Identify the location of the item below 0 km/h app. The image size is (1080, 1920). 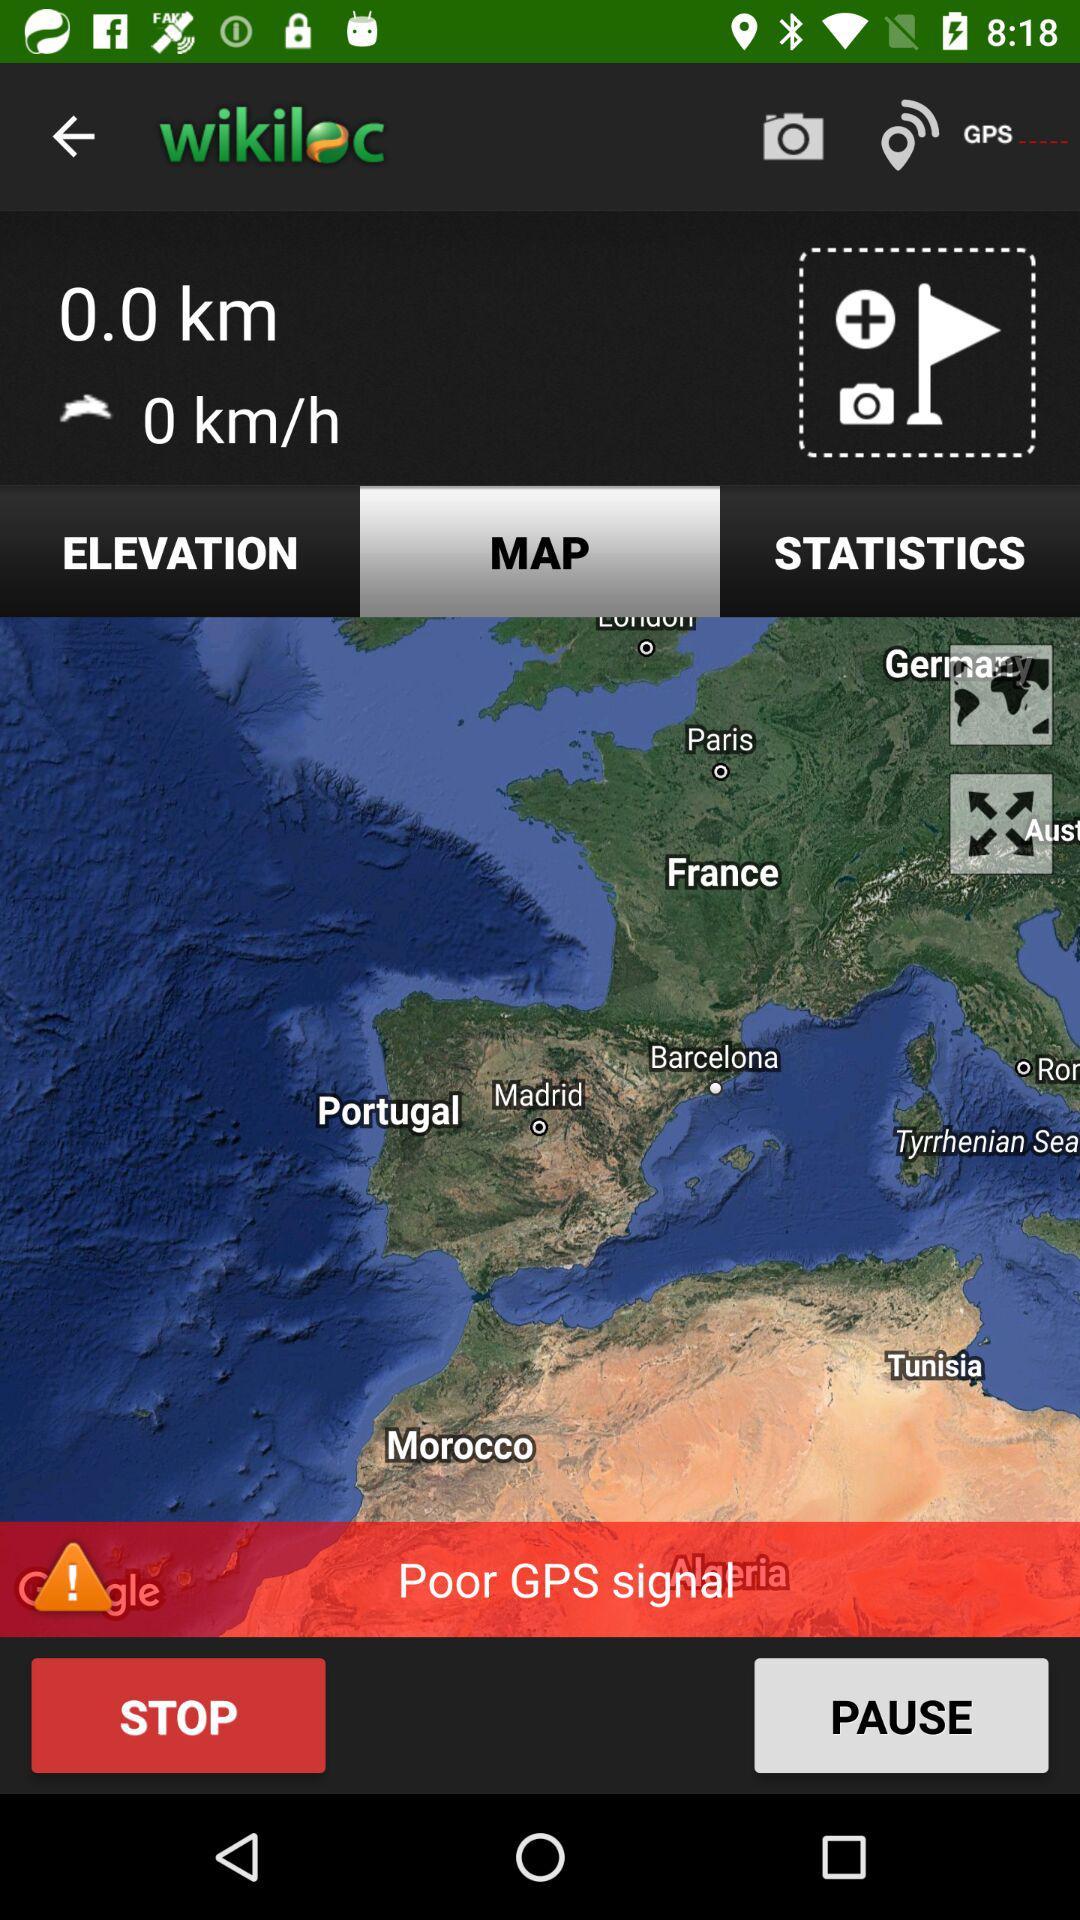
(180, 551).